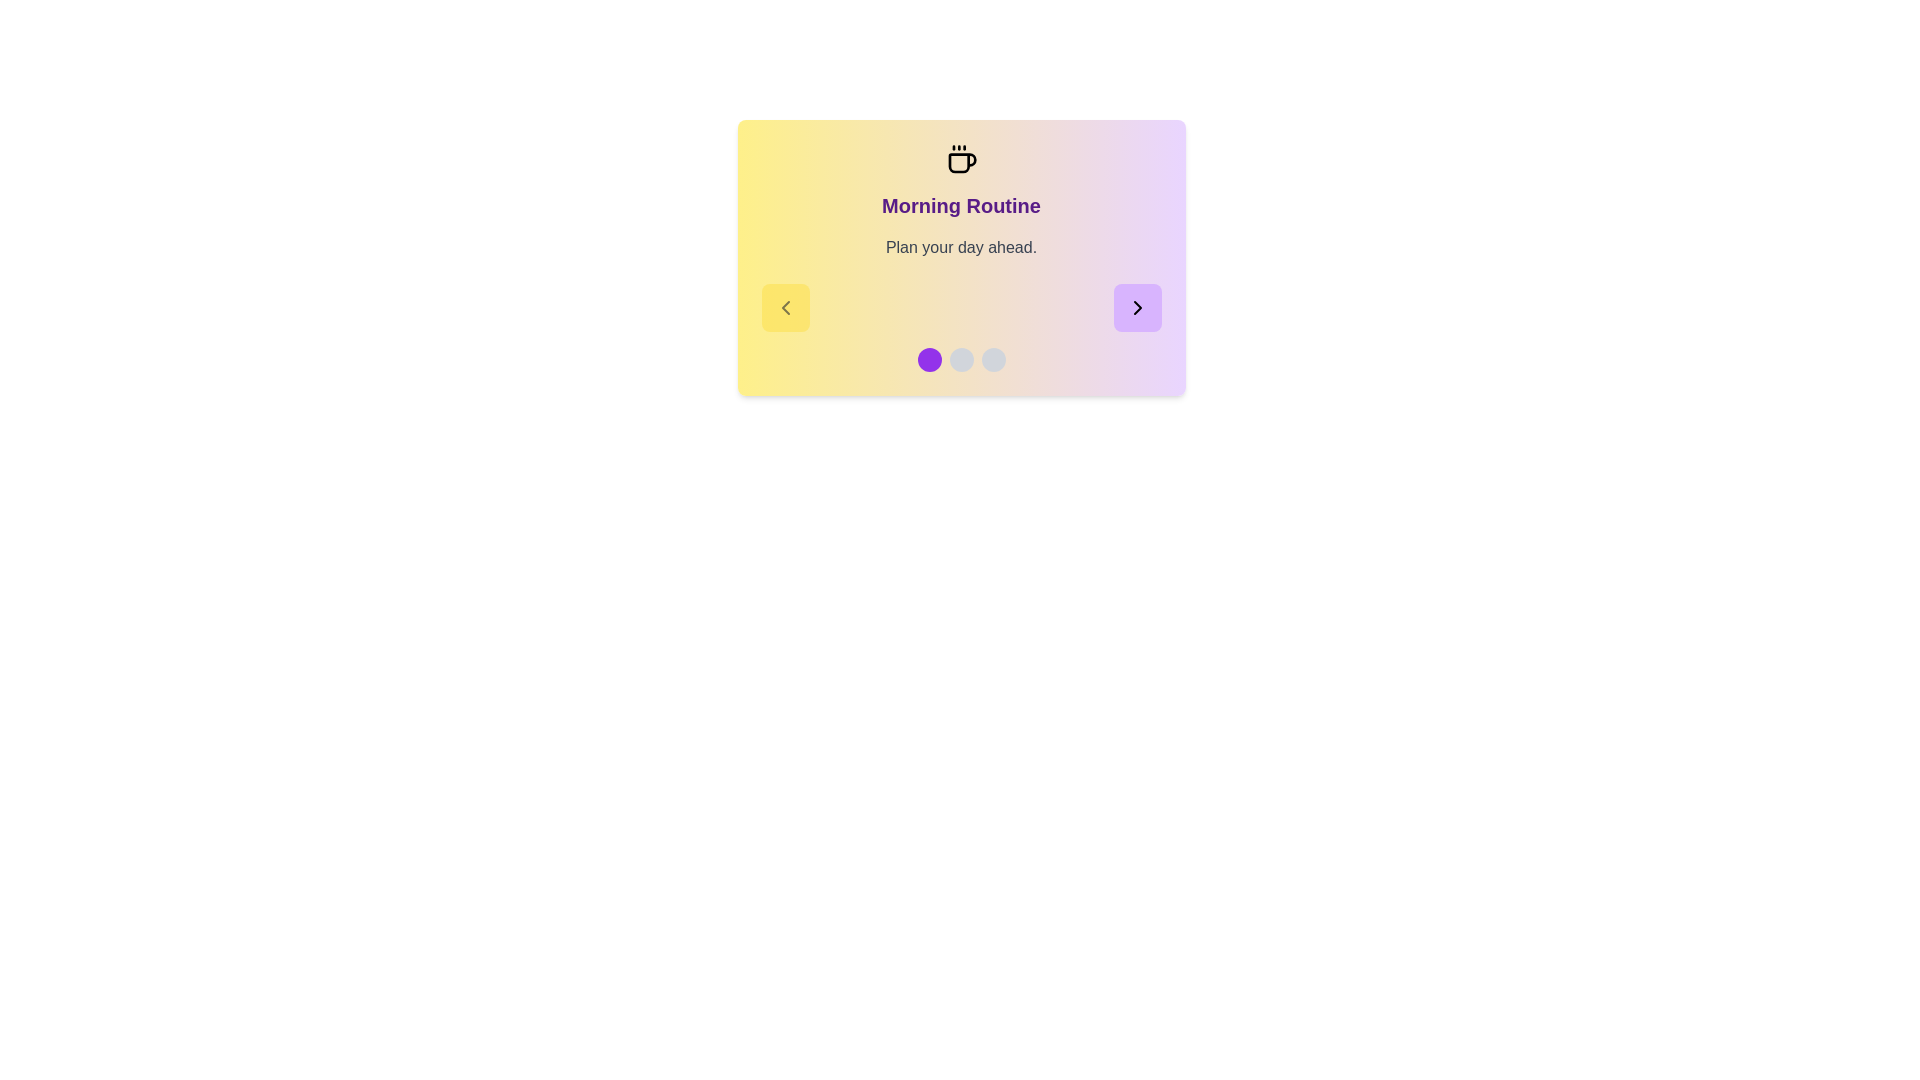 Image resolution: width=1920 pixels, height=1080 pixels. Describe the element at coordinates (784, 308) in the screenshot. I see `the left navigation button to navigate to the previous step` at that location.